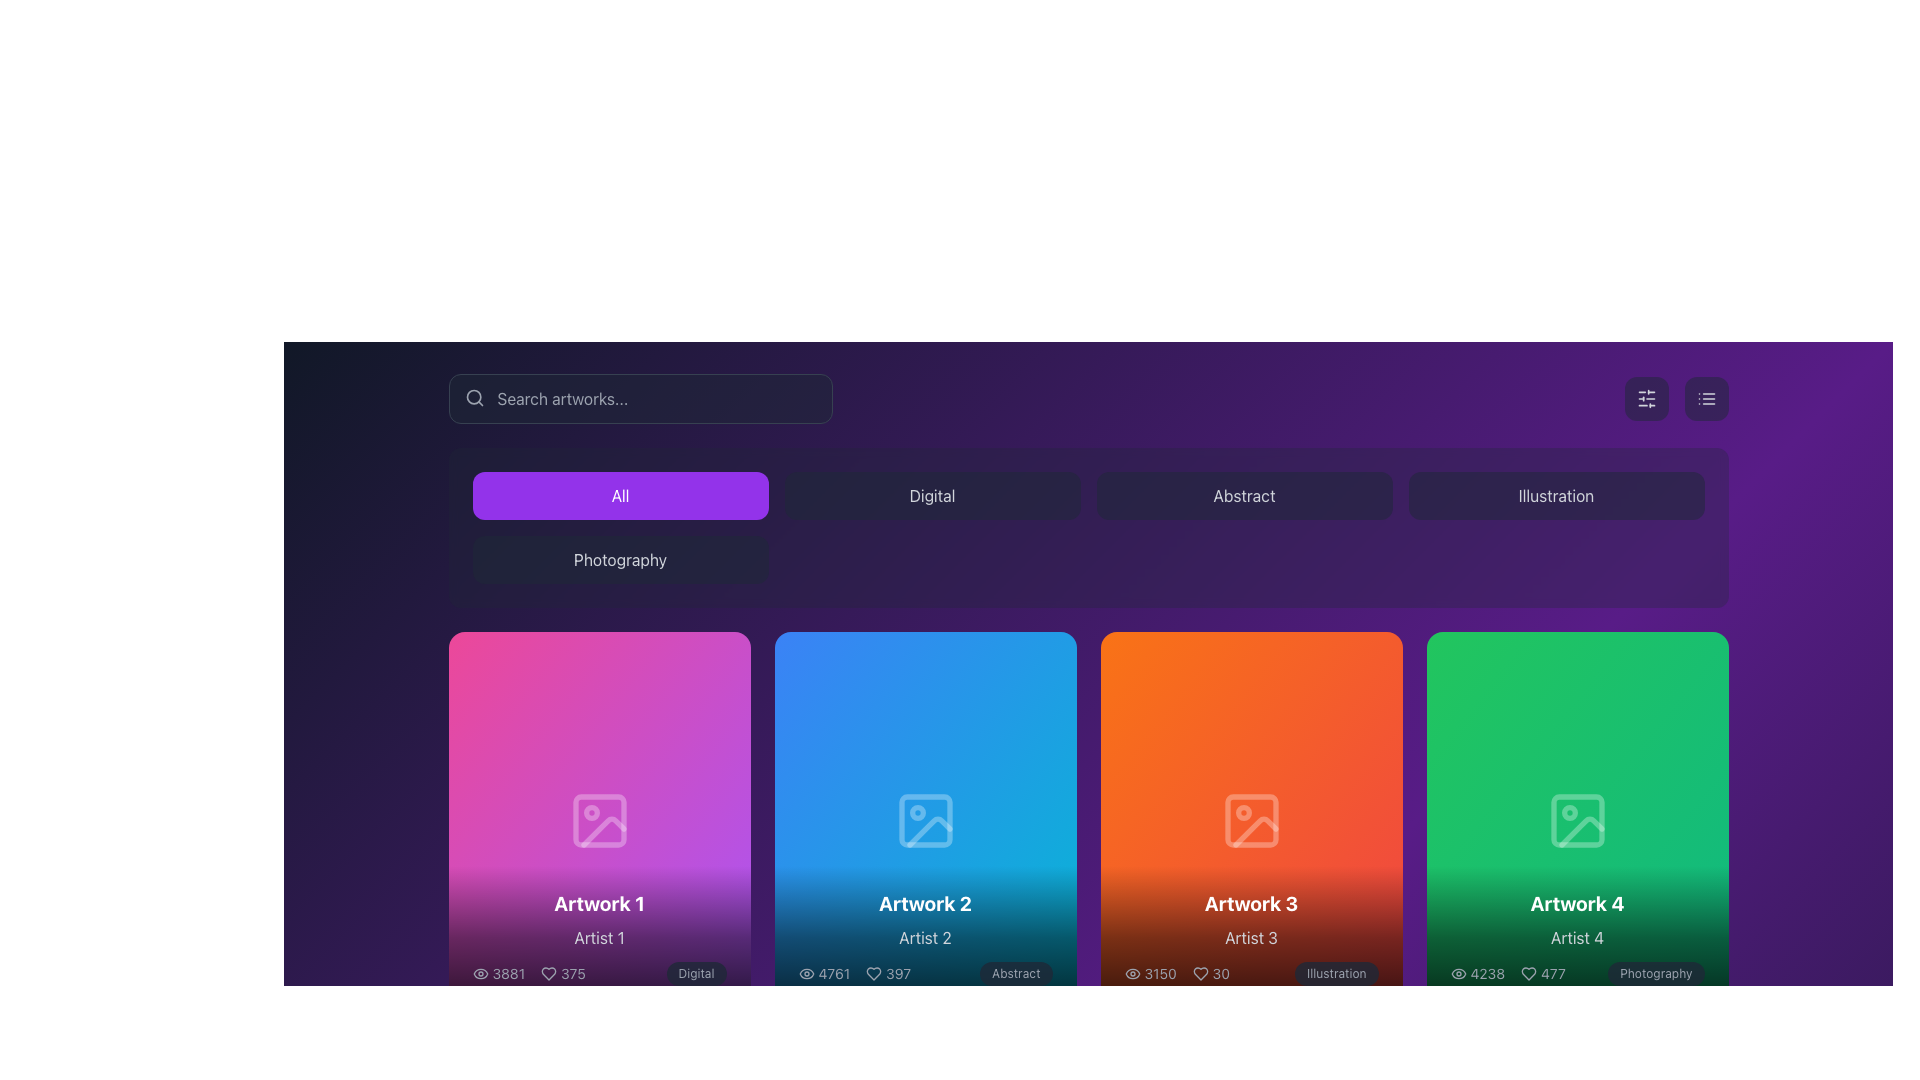  I want to click on text label displaying 'Artist 2' which is positioned below the title 'Artwork 2' in the card, so click(924, 937).